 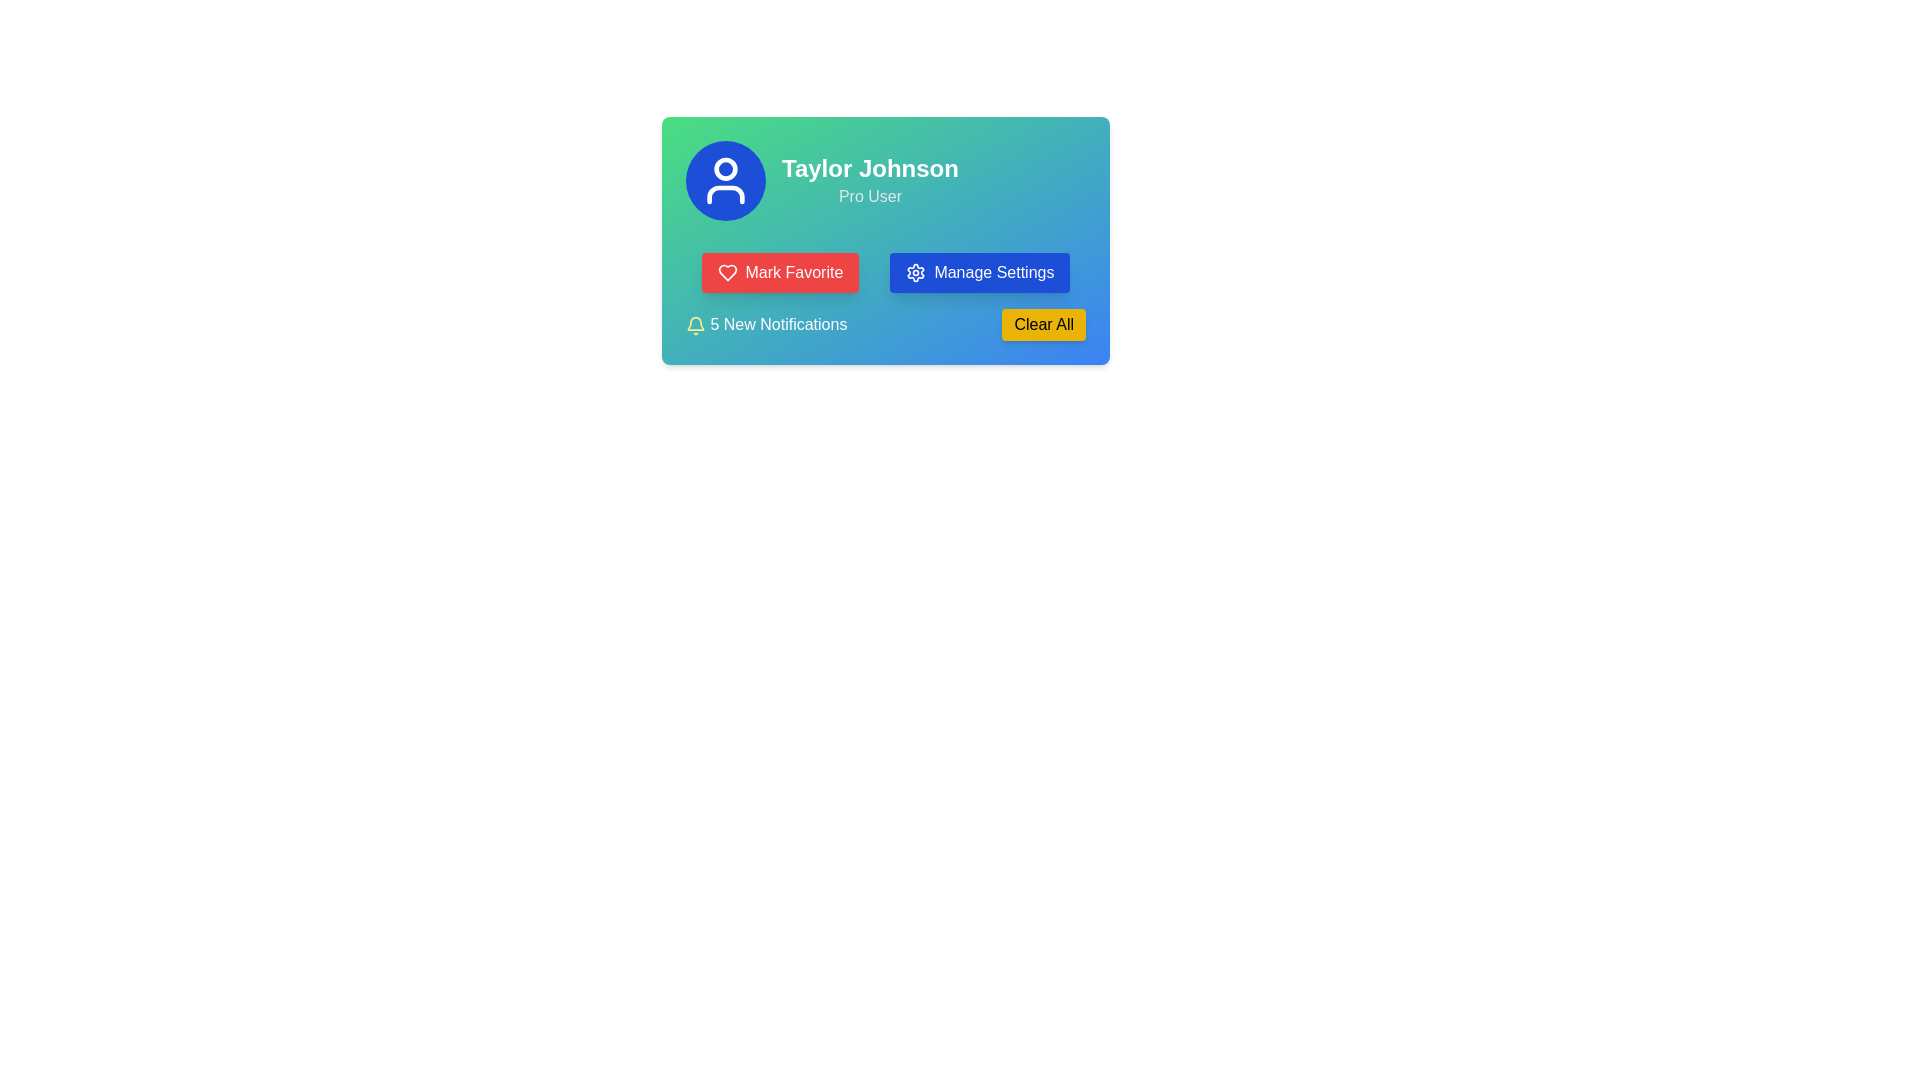 What do you see at coordinates (870, 168) in the screenshot?
I see `the text label displaying 'Taylor Johnson', which is styled in bold, large white font and positioned at the top center of the user profile card interface` at bounding box center [870, 168].